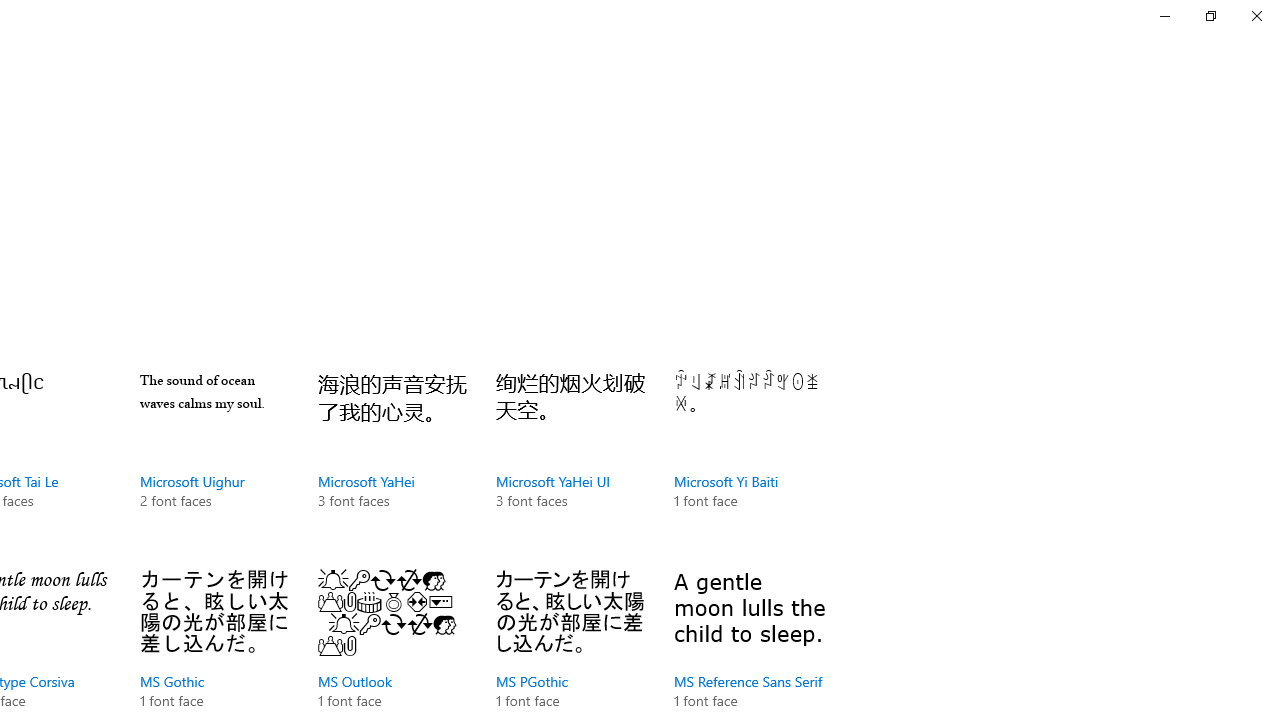 The width and height of the screenshot is (1280, 720). Describe the element at coordinates (1271, 104) in the screenshot. I see `'Vertical Small Decrease'` at that location.